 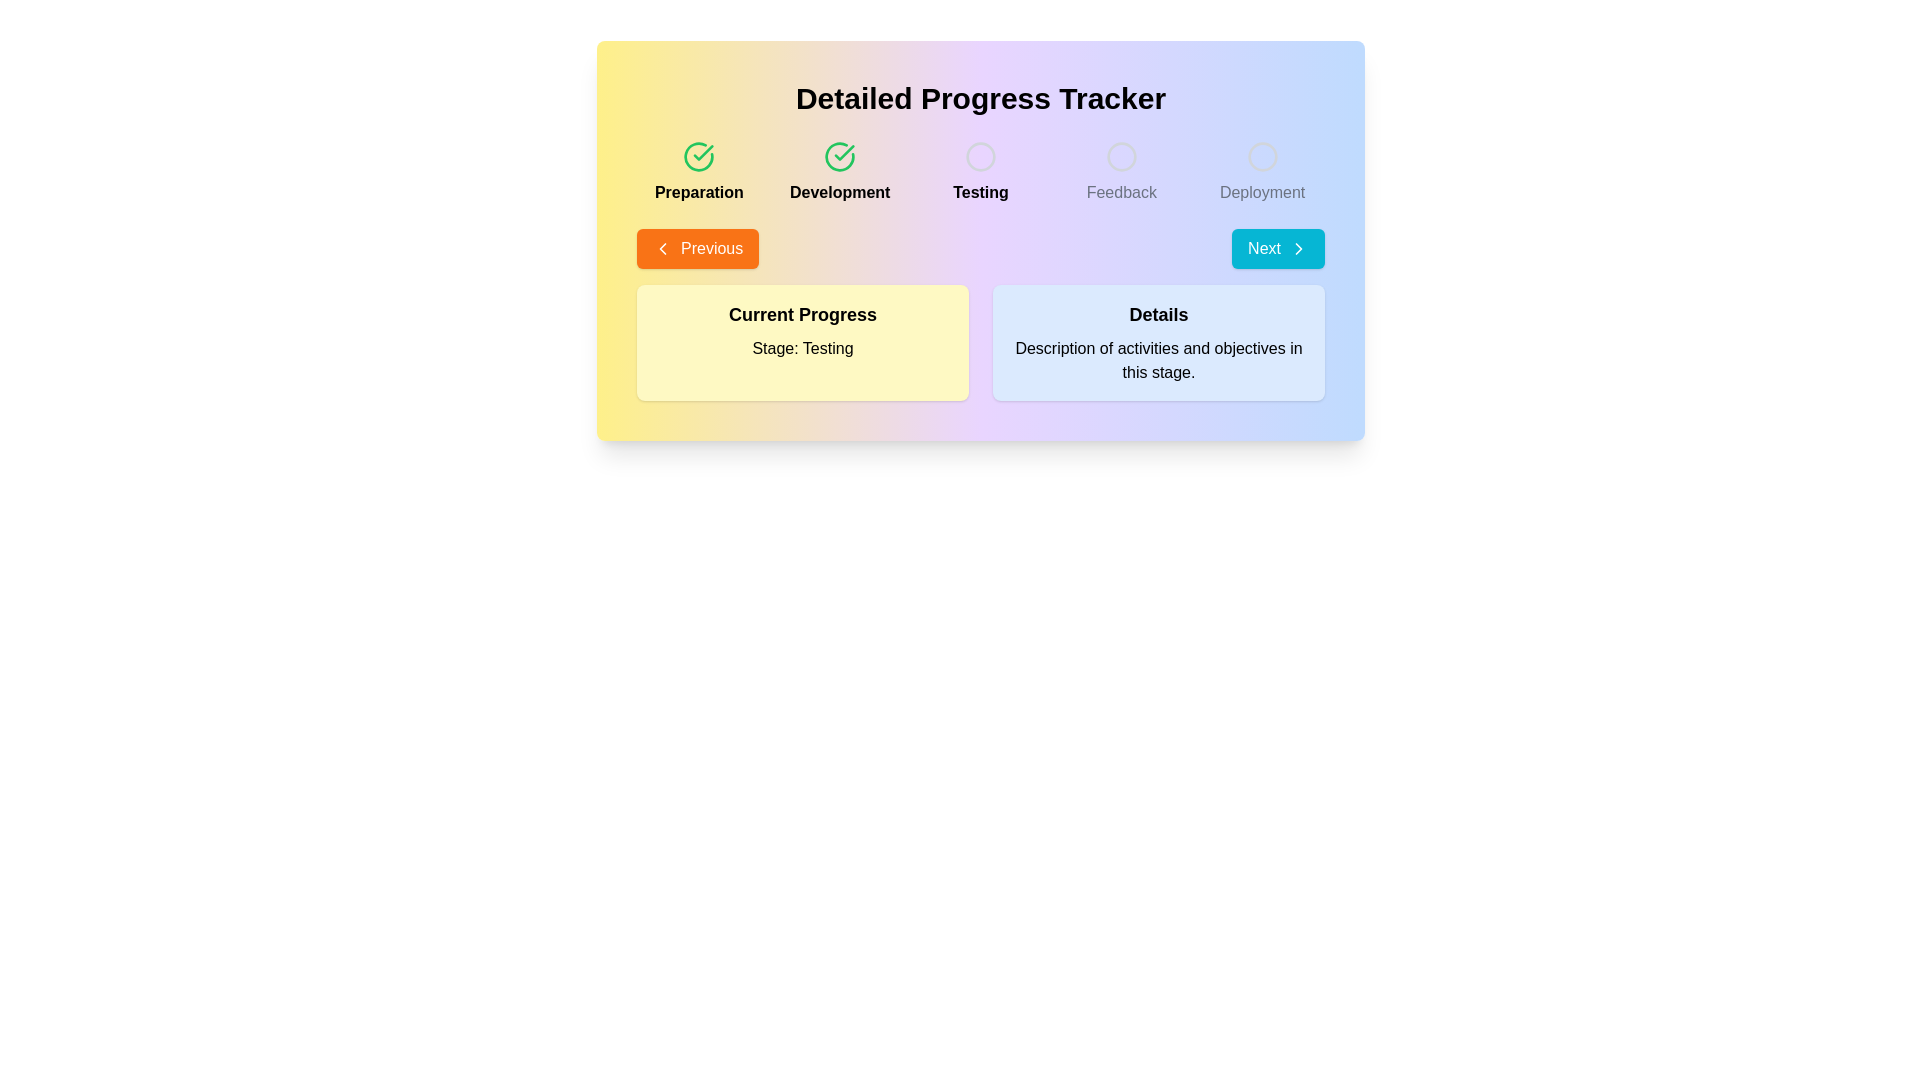 What do you see at coordinates (980, 172) in the screenshot?
I see `the 'Testing' phase step indicator in the progress tracker, which is the third step between 'Development' and 'Feedback'` at bounding box center [980, 172].